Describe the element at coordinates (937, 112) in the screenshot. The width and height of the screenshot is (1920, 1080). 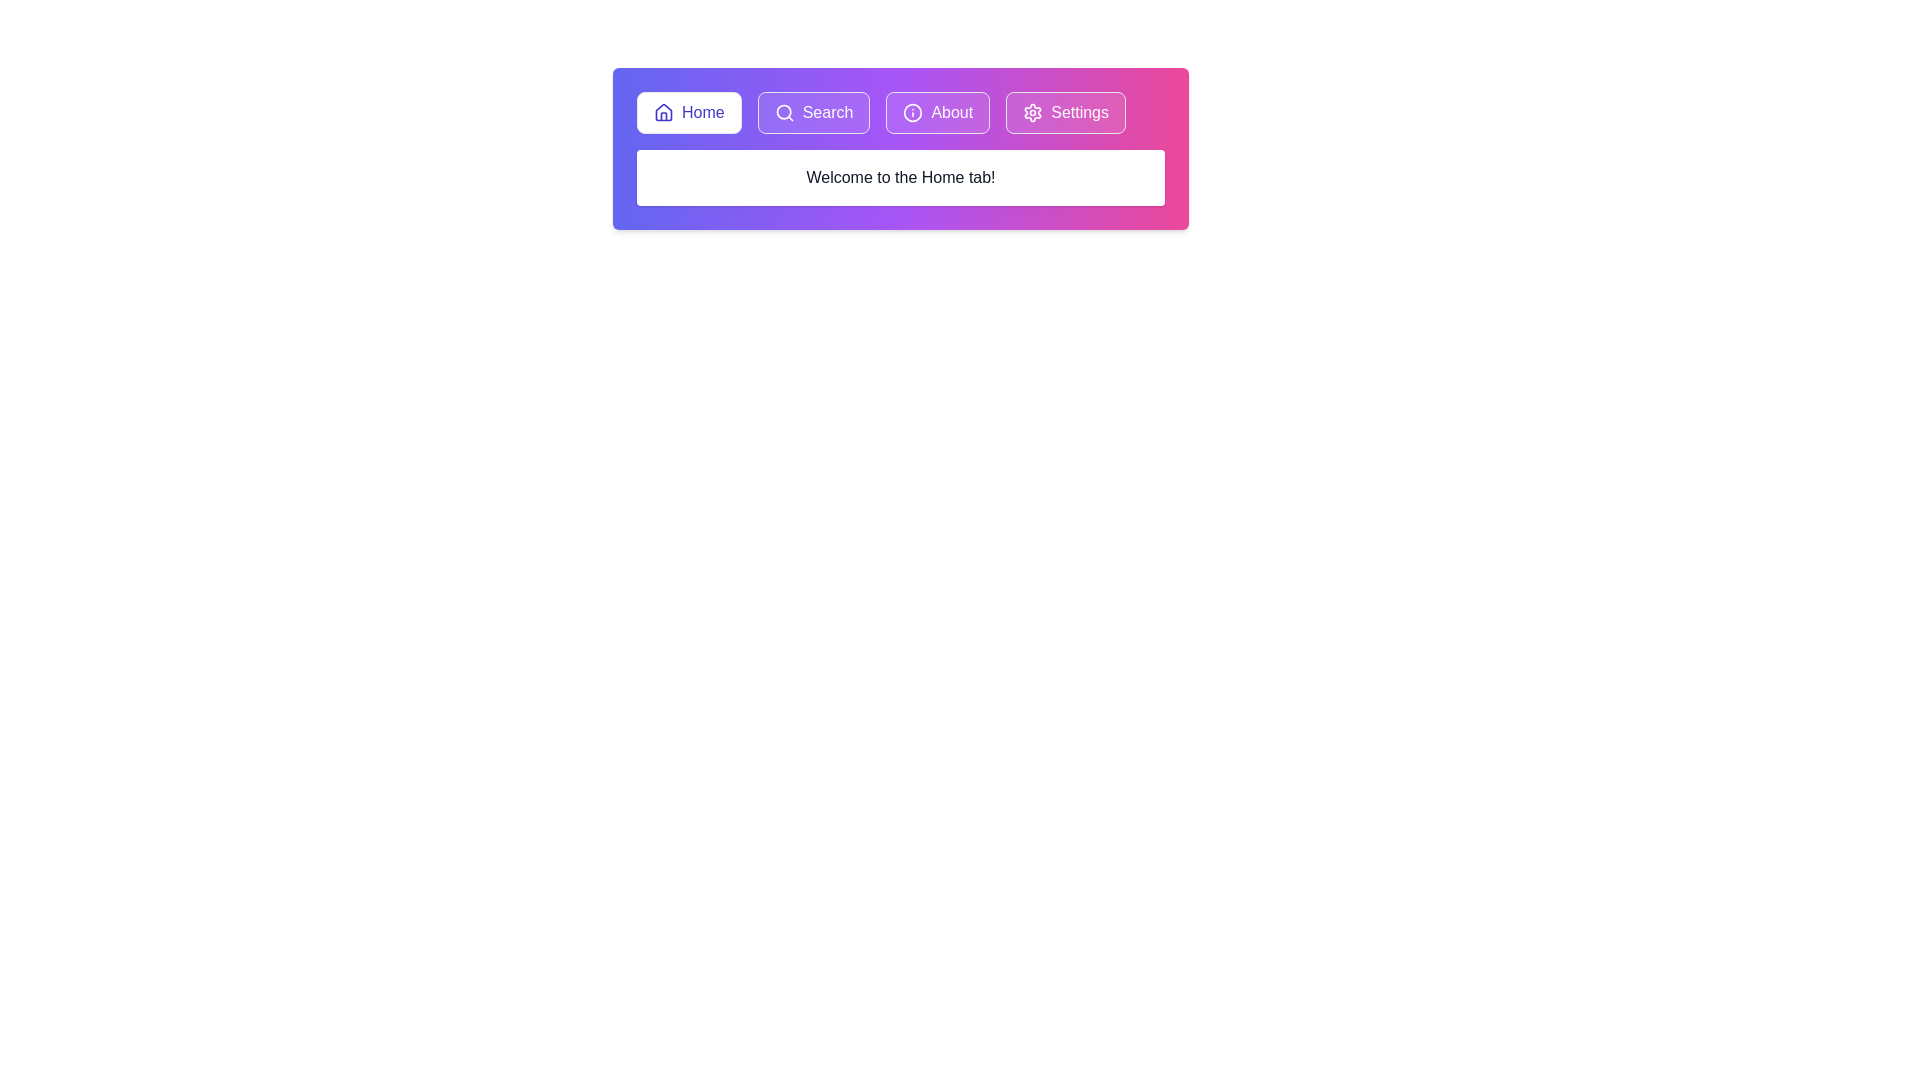
I see `the tab labeled About to activate it` at that location.